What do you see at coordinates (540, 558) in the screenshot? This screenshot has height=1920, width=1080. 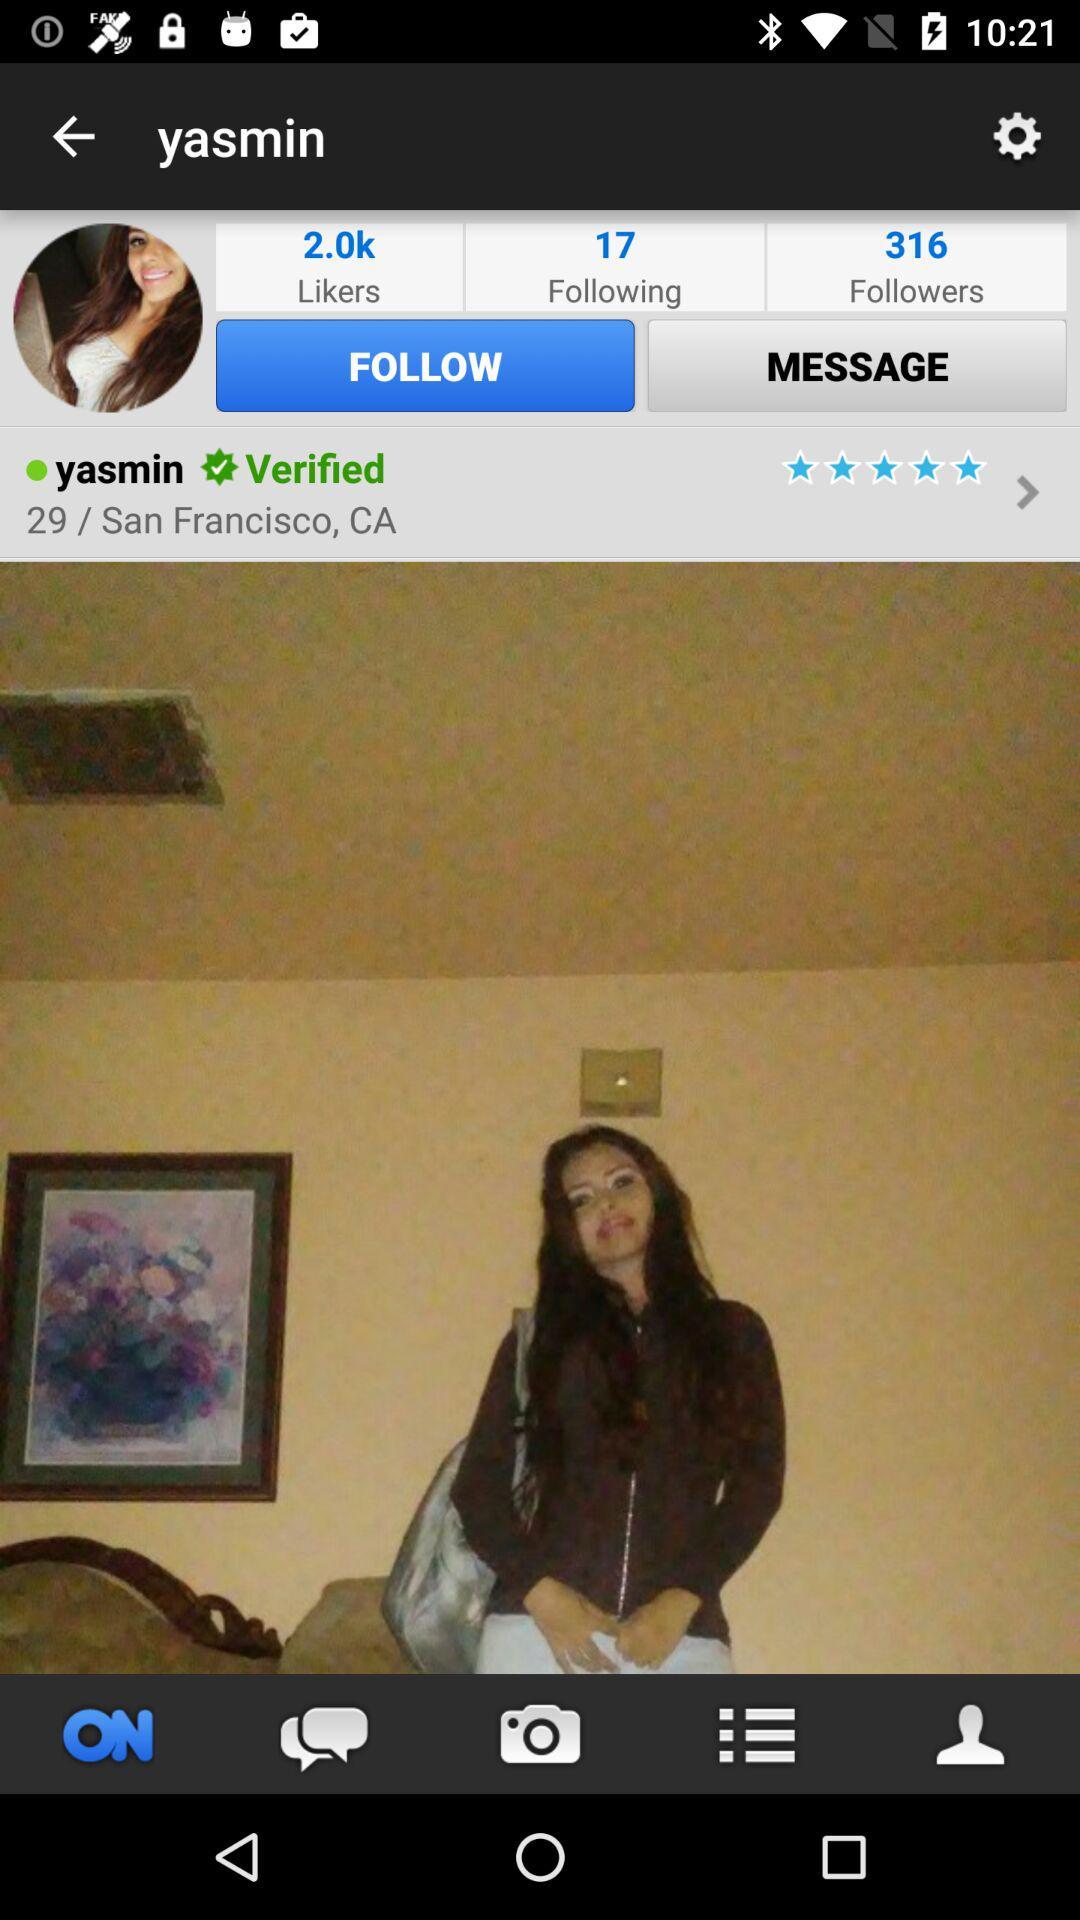 I see `the item below the 29 san francisco` at bounding box center [540, 558].